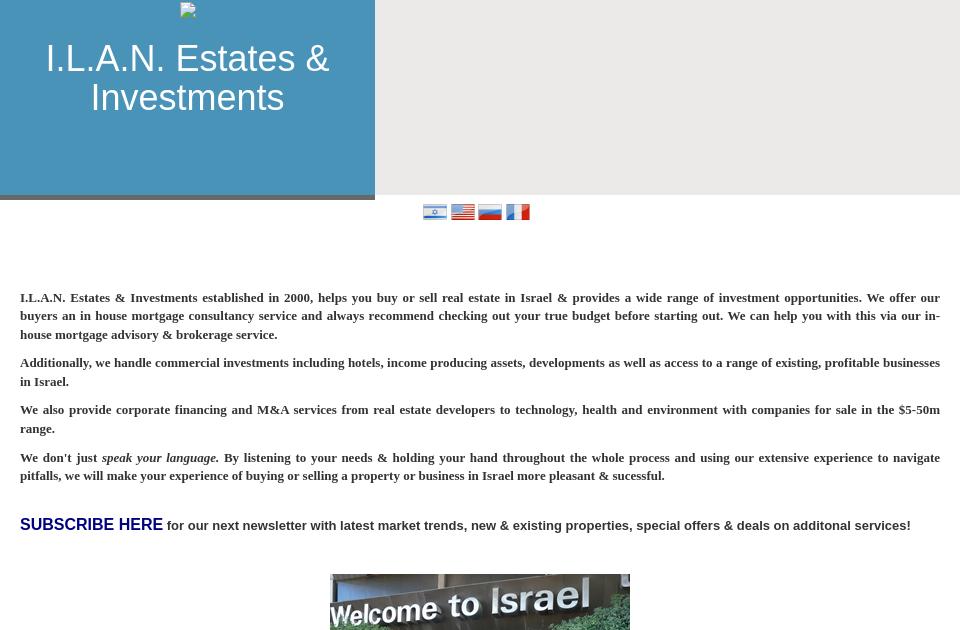 The image size is (960, 630). I want to click on 'I.L.A.N. Estates & Investments', so click(187, 77).